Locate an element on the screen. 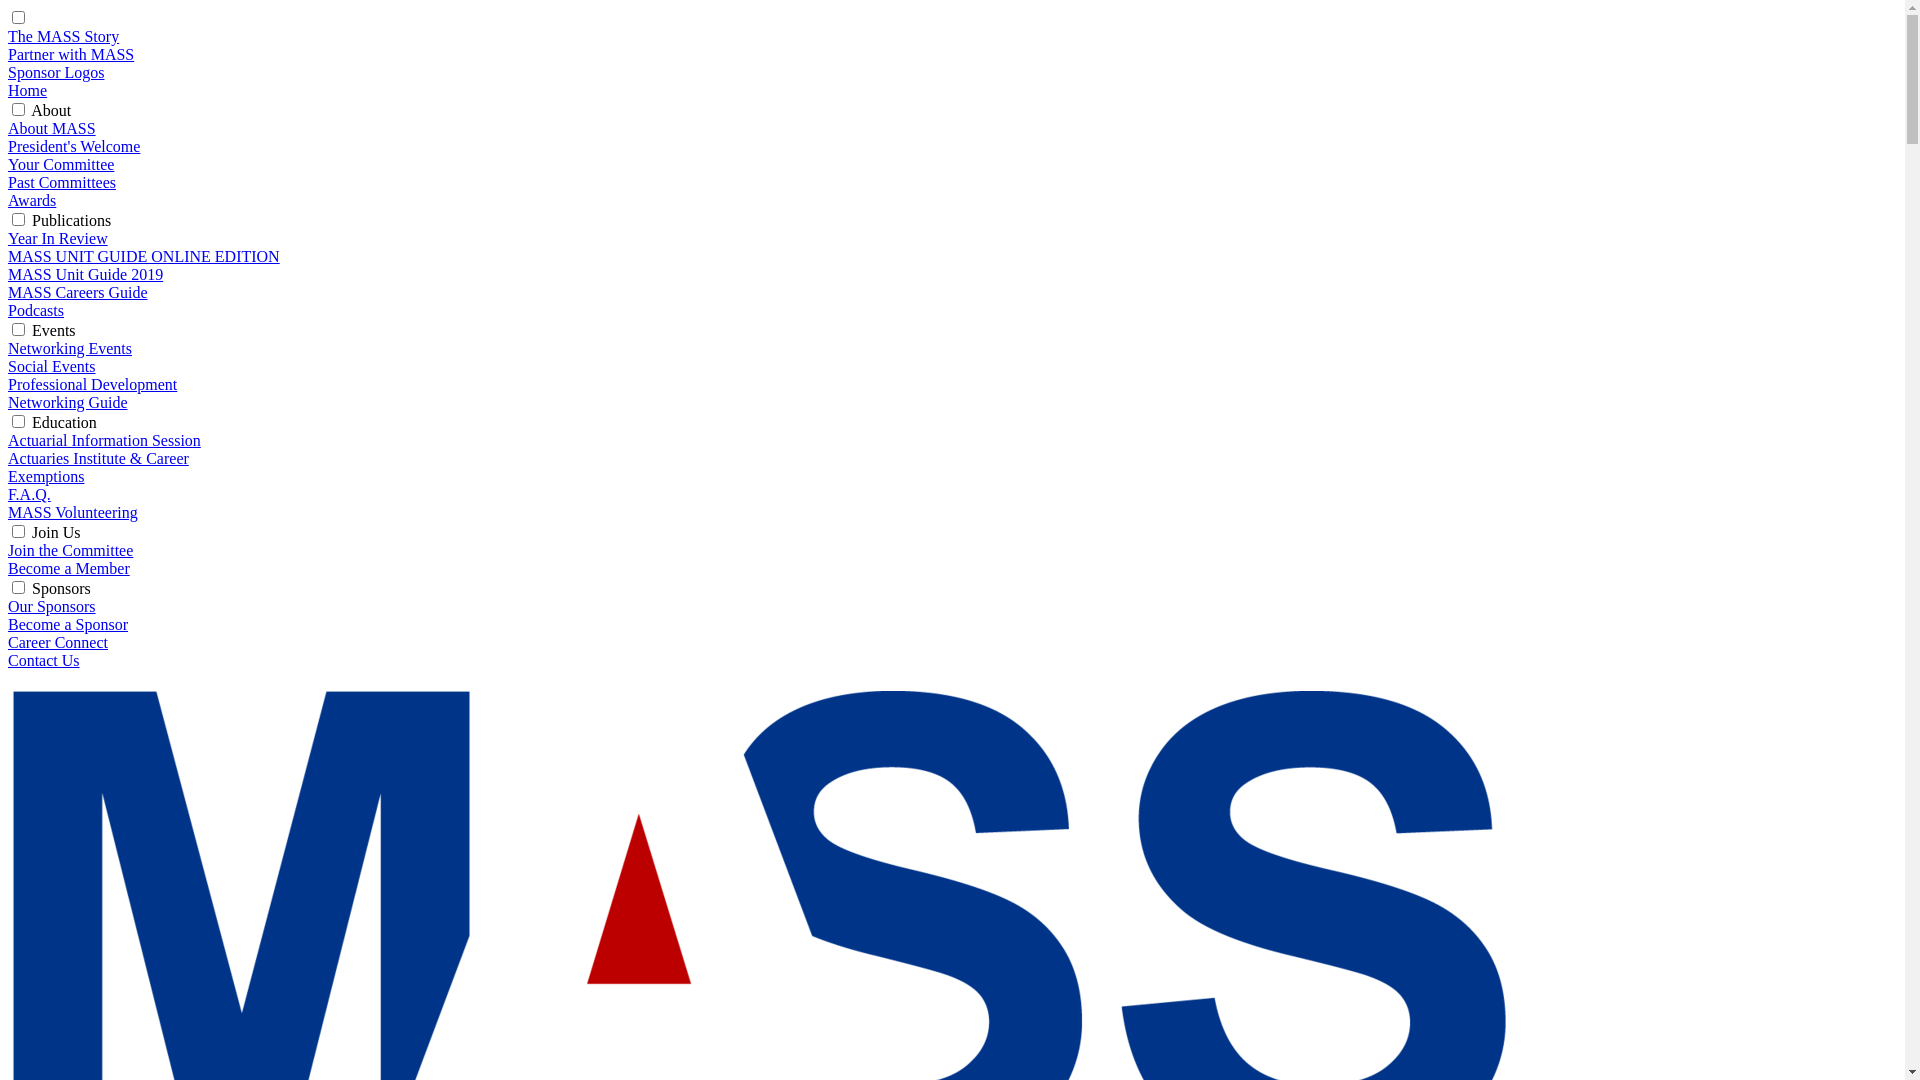 The height and width of the screenshot is (1080, 1920). 'Publications' is located at coordinates (71, 220).